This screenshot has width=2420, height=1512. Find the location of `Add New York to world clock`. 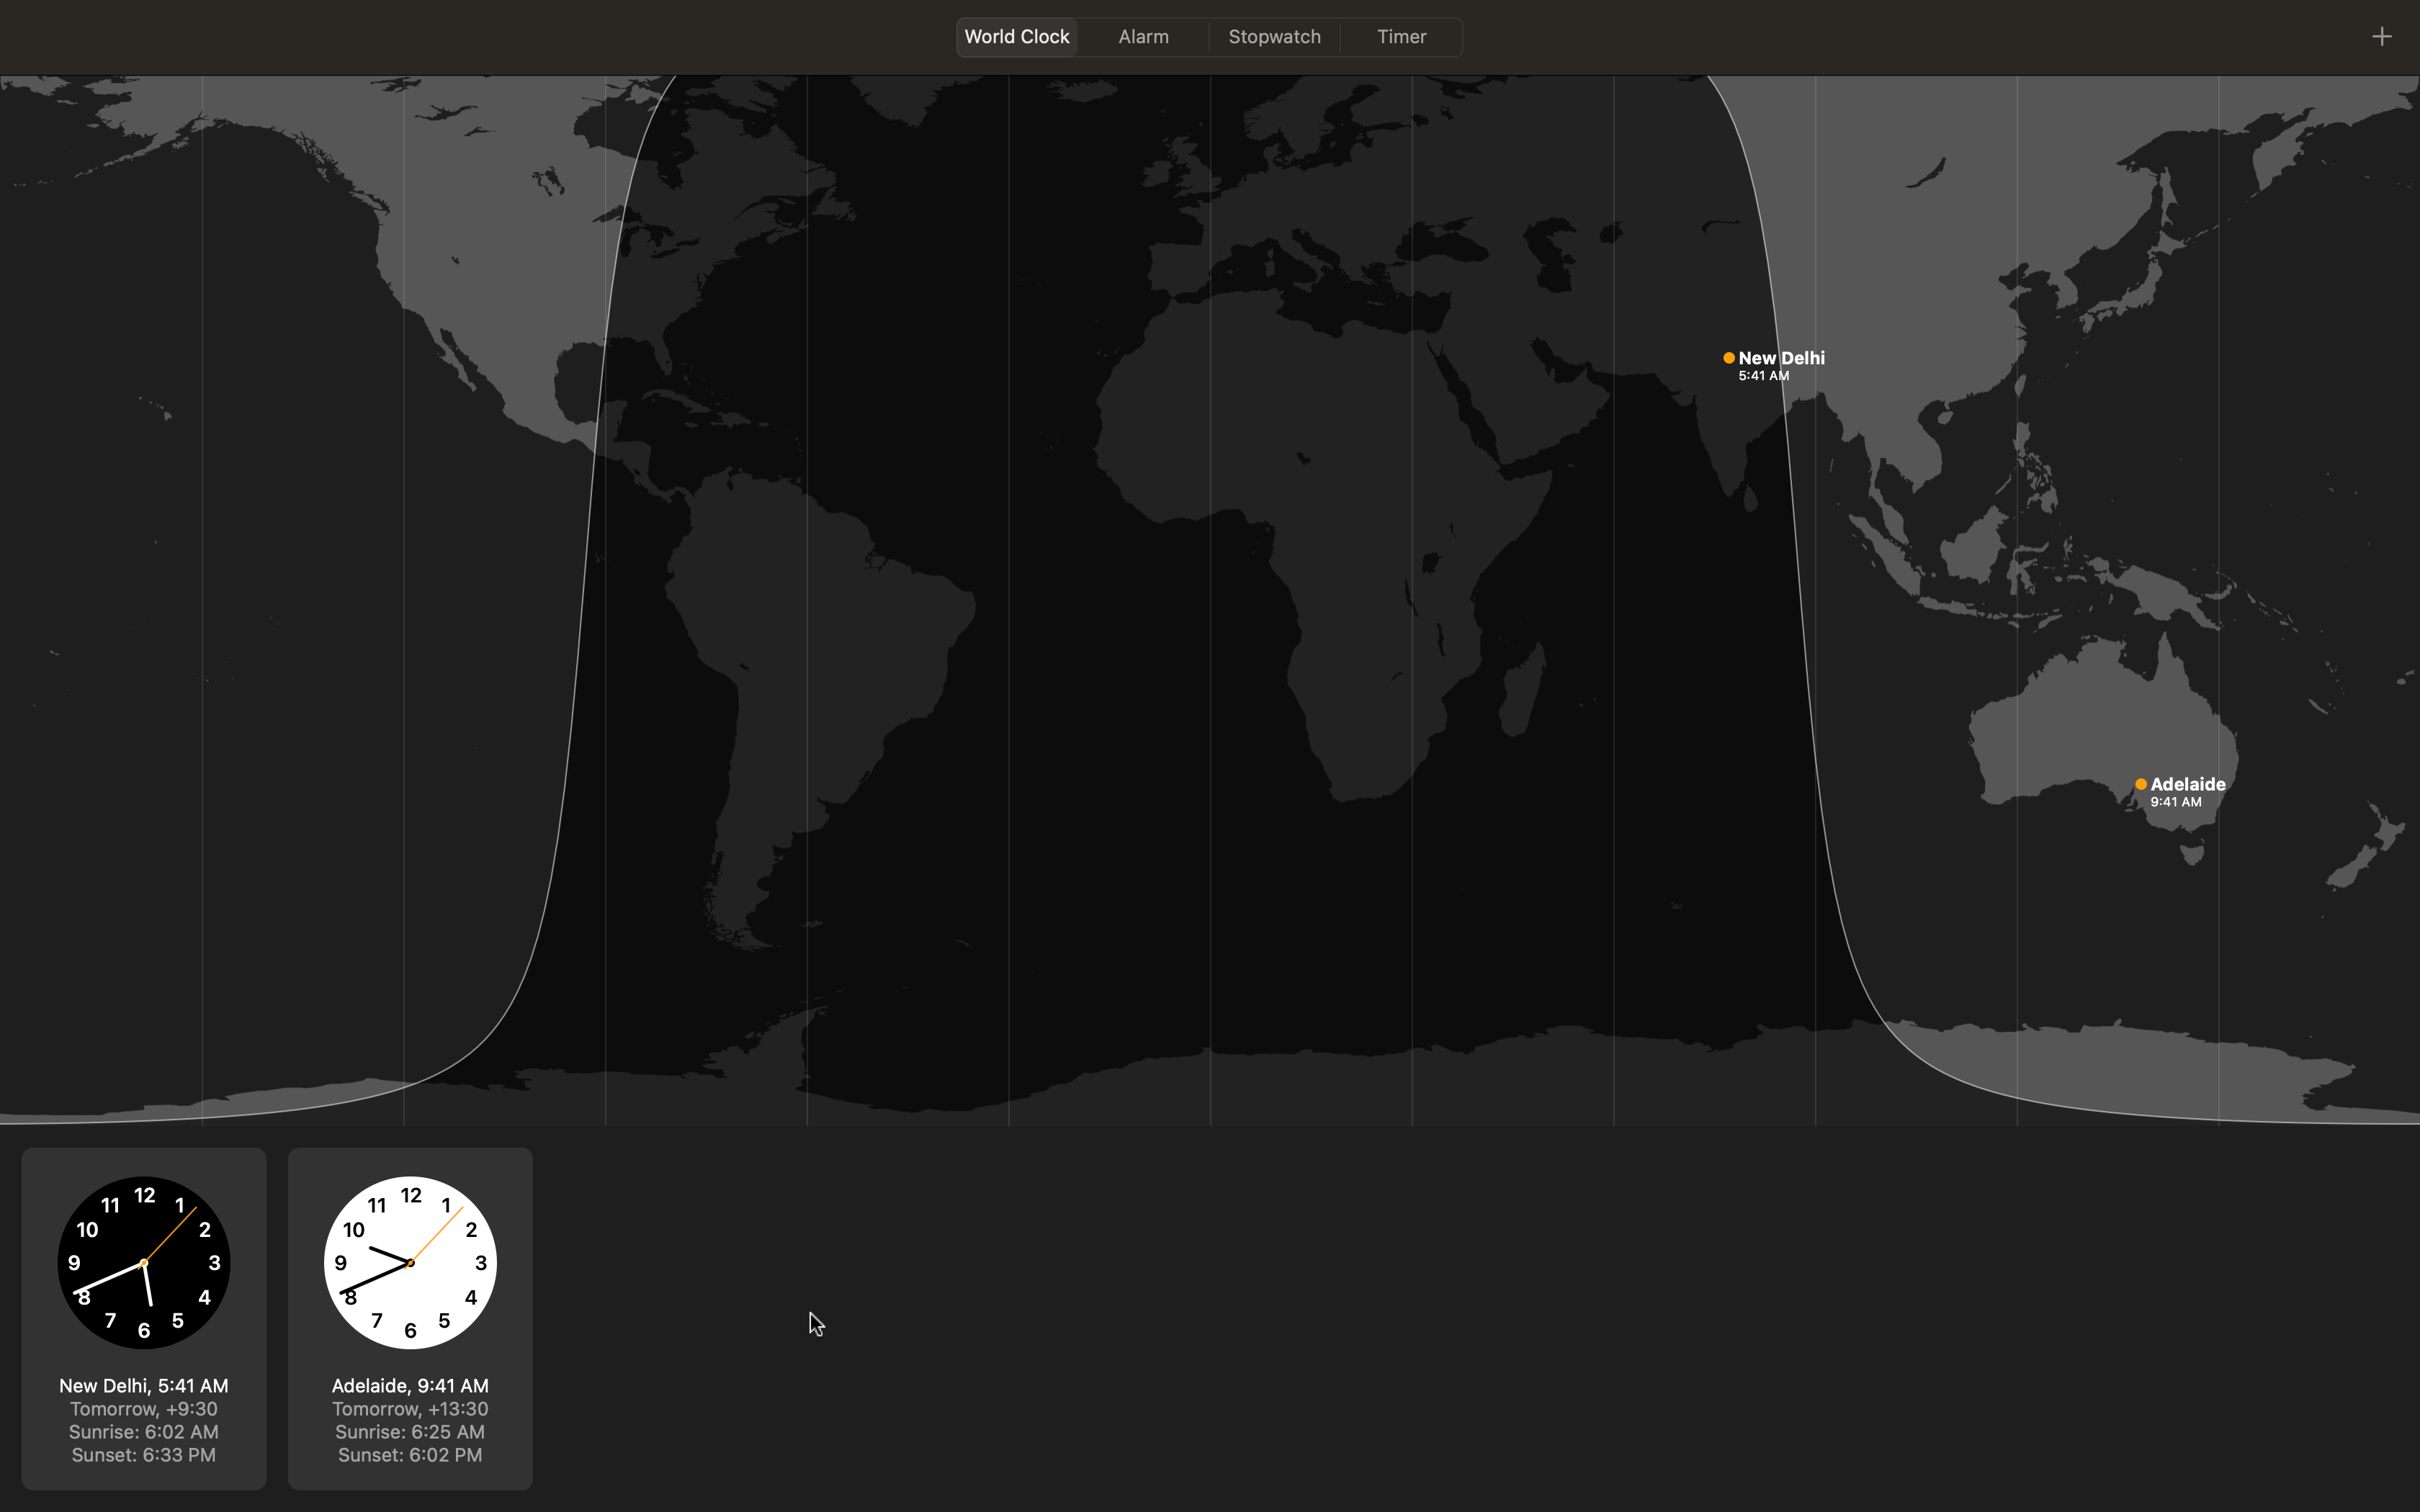

Add New York to world clock is located at coordinates (2381, 33).